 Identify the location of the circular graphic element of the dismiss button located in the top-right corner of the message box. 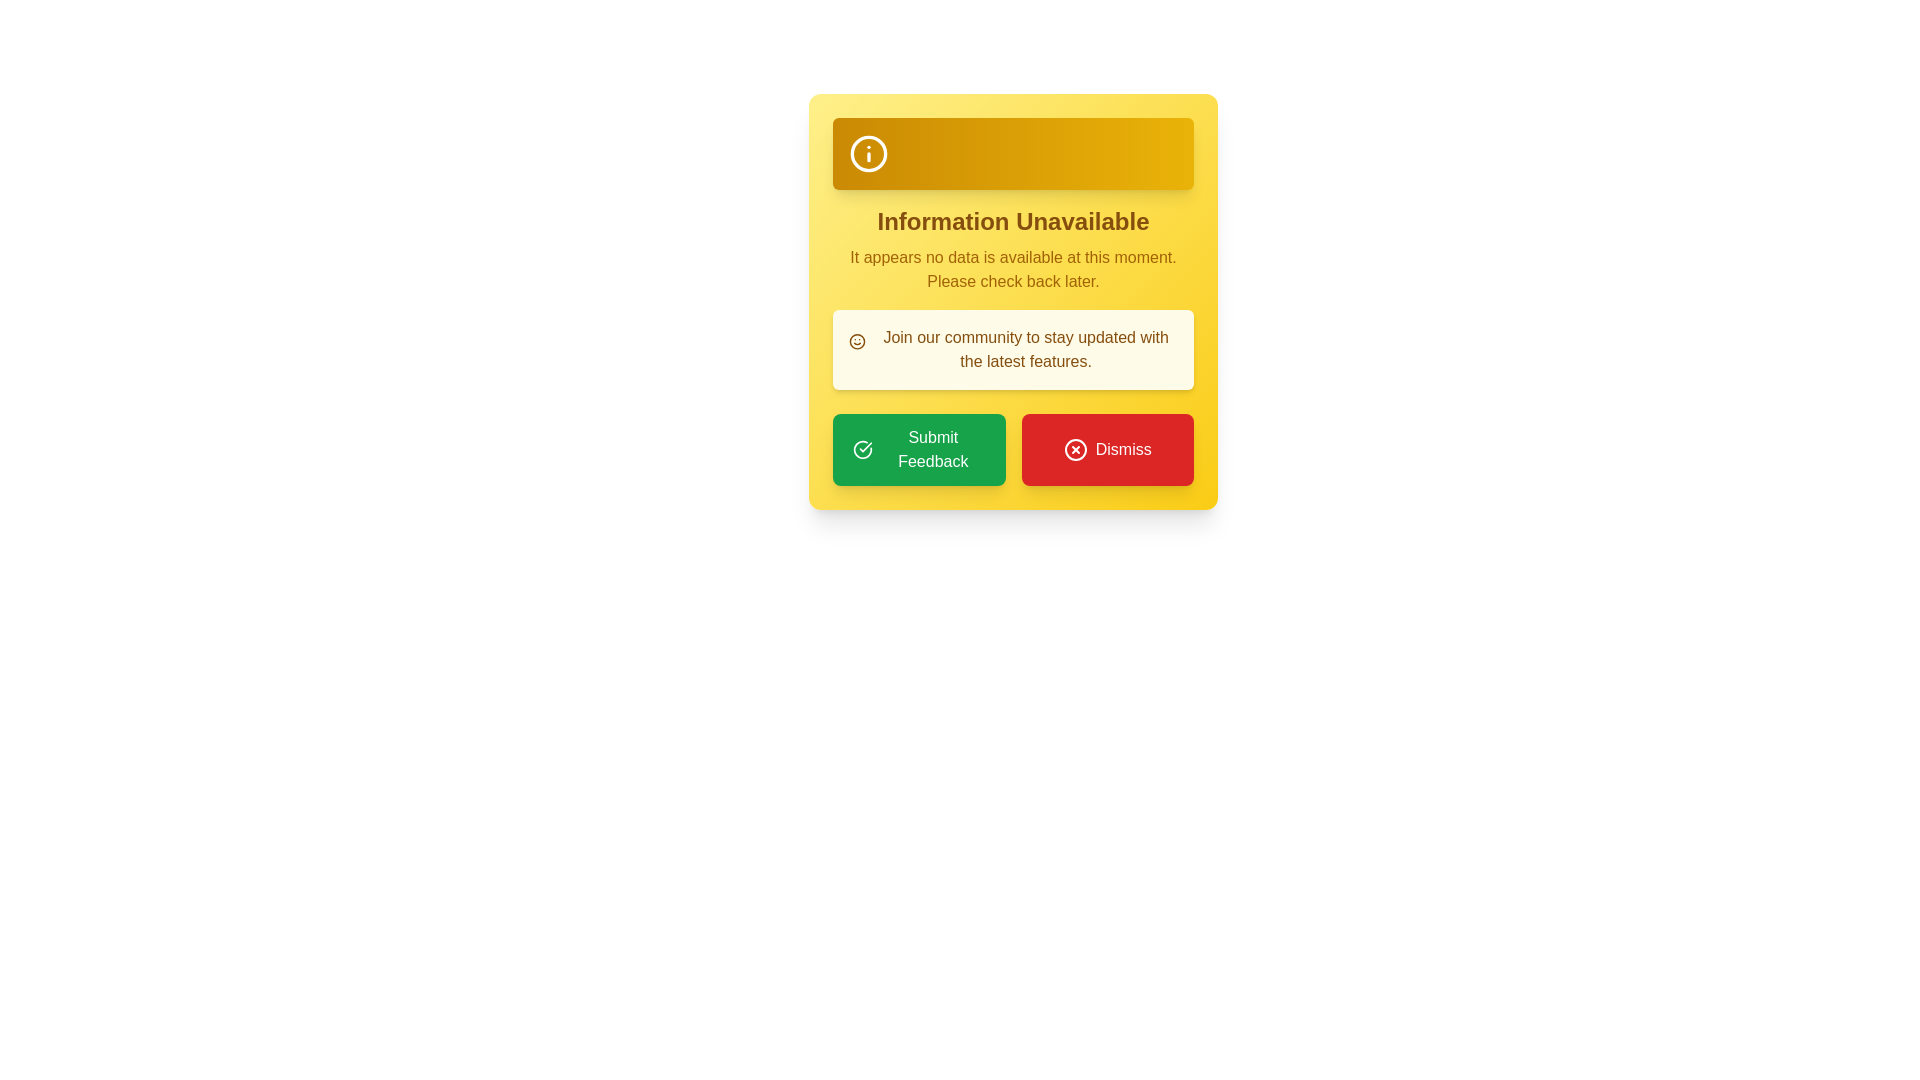
(1074, 450).